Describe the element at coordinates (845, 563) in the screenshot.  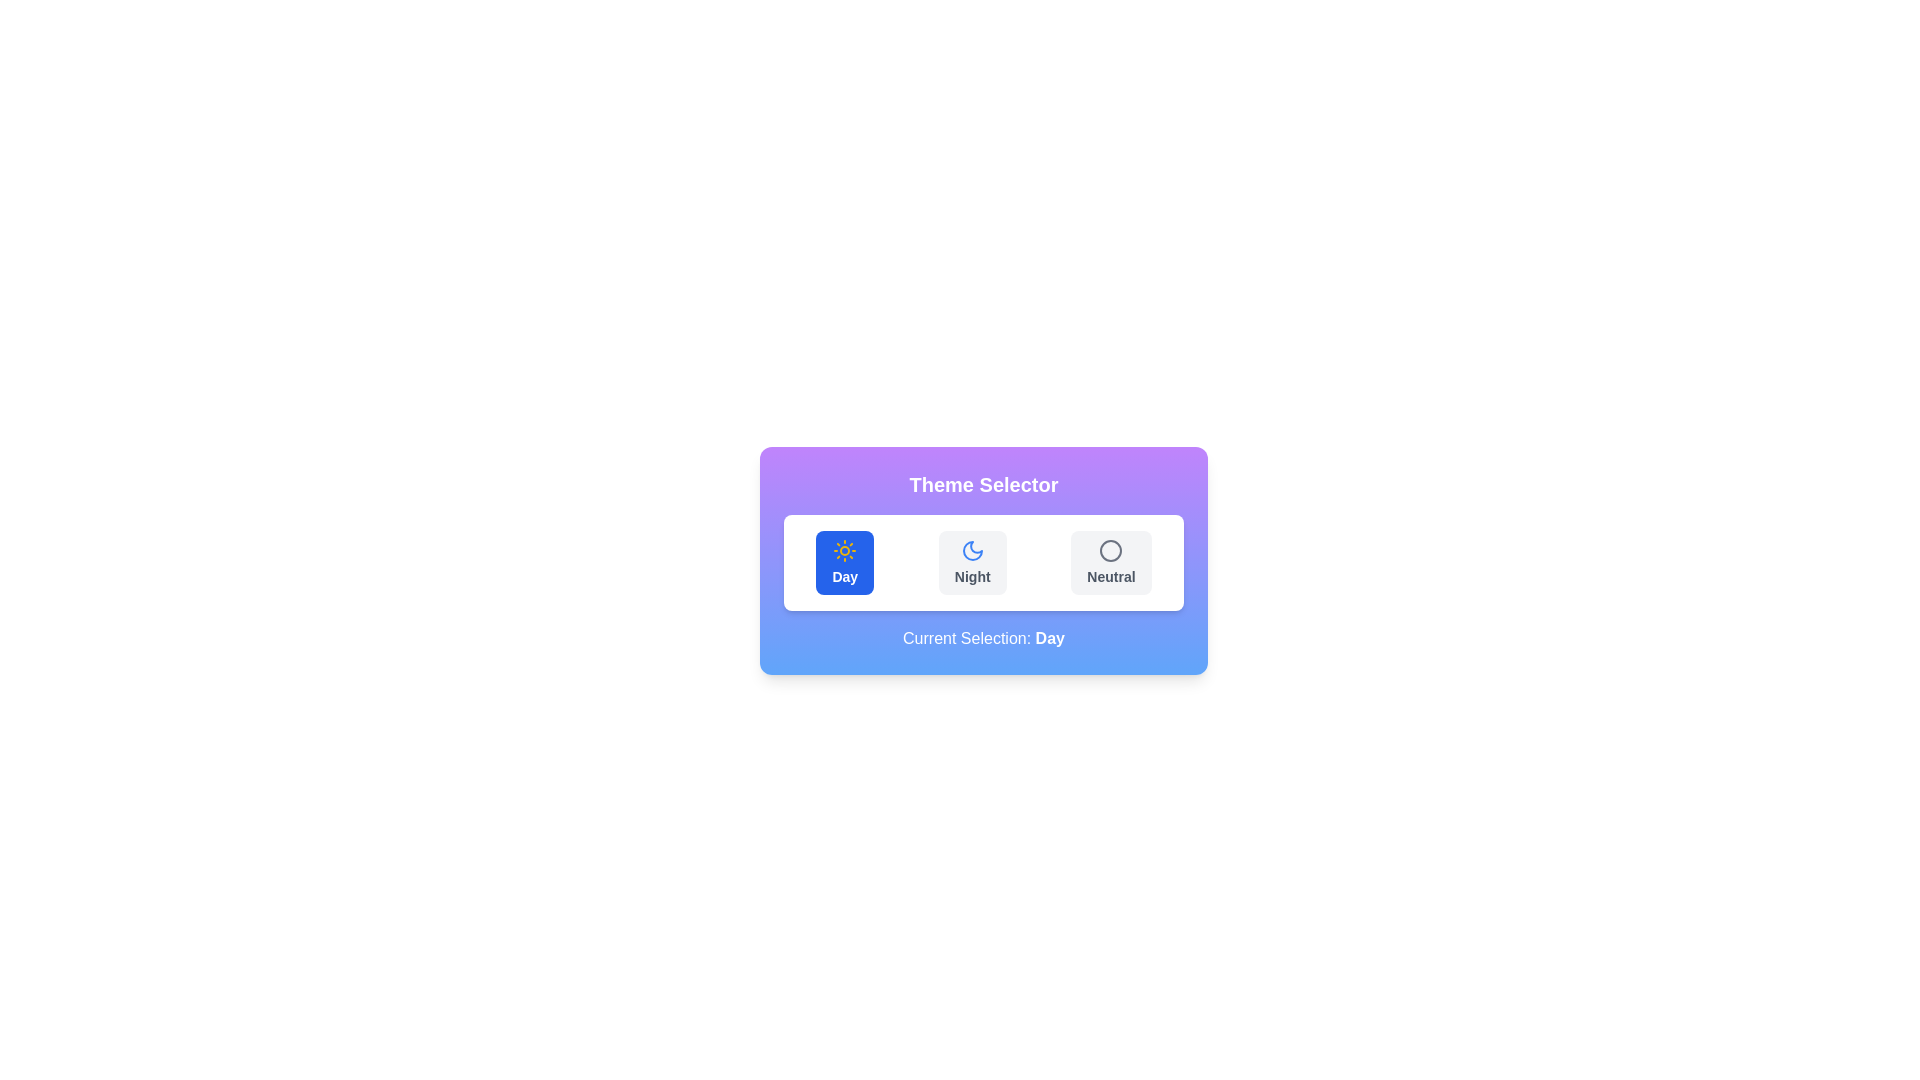
I see `the 'Day' mode button located at the leftmost position of the horizontally aligned option row in the light-themed selector panel for keyboard interaction` at that location.